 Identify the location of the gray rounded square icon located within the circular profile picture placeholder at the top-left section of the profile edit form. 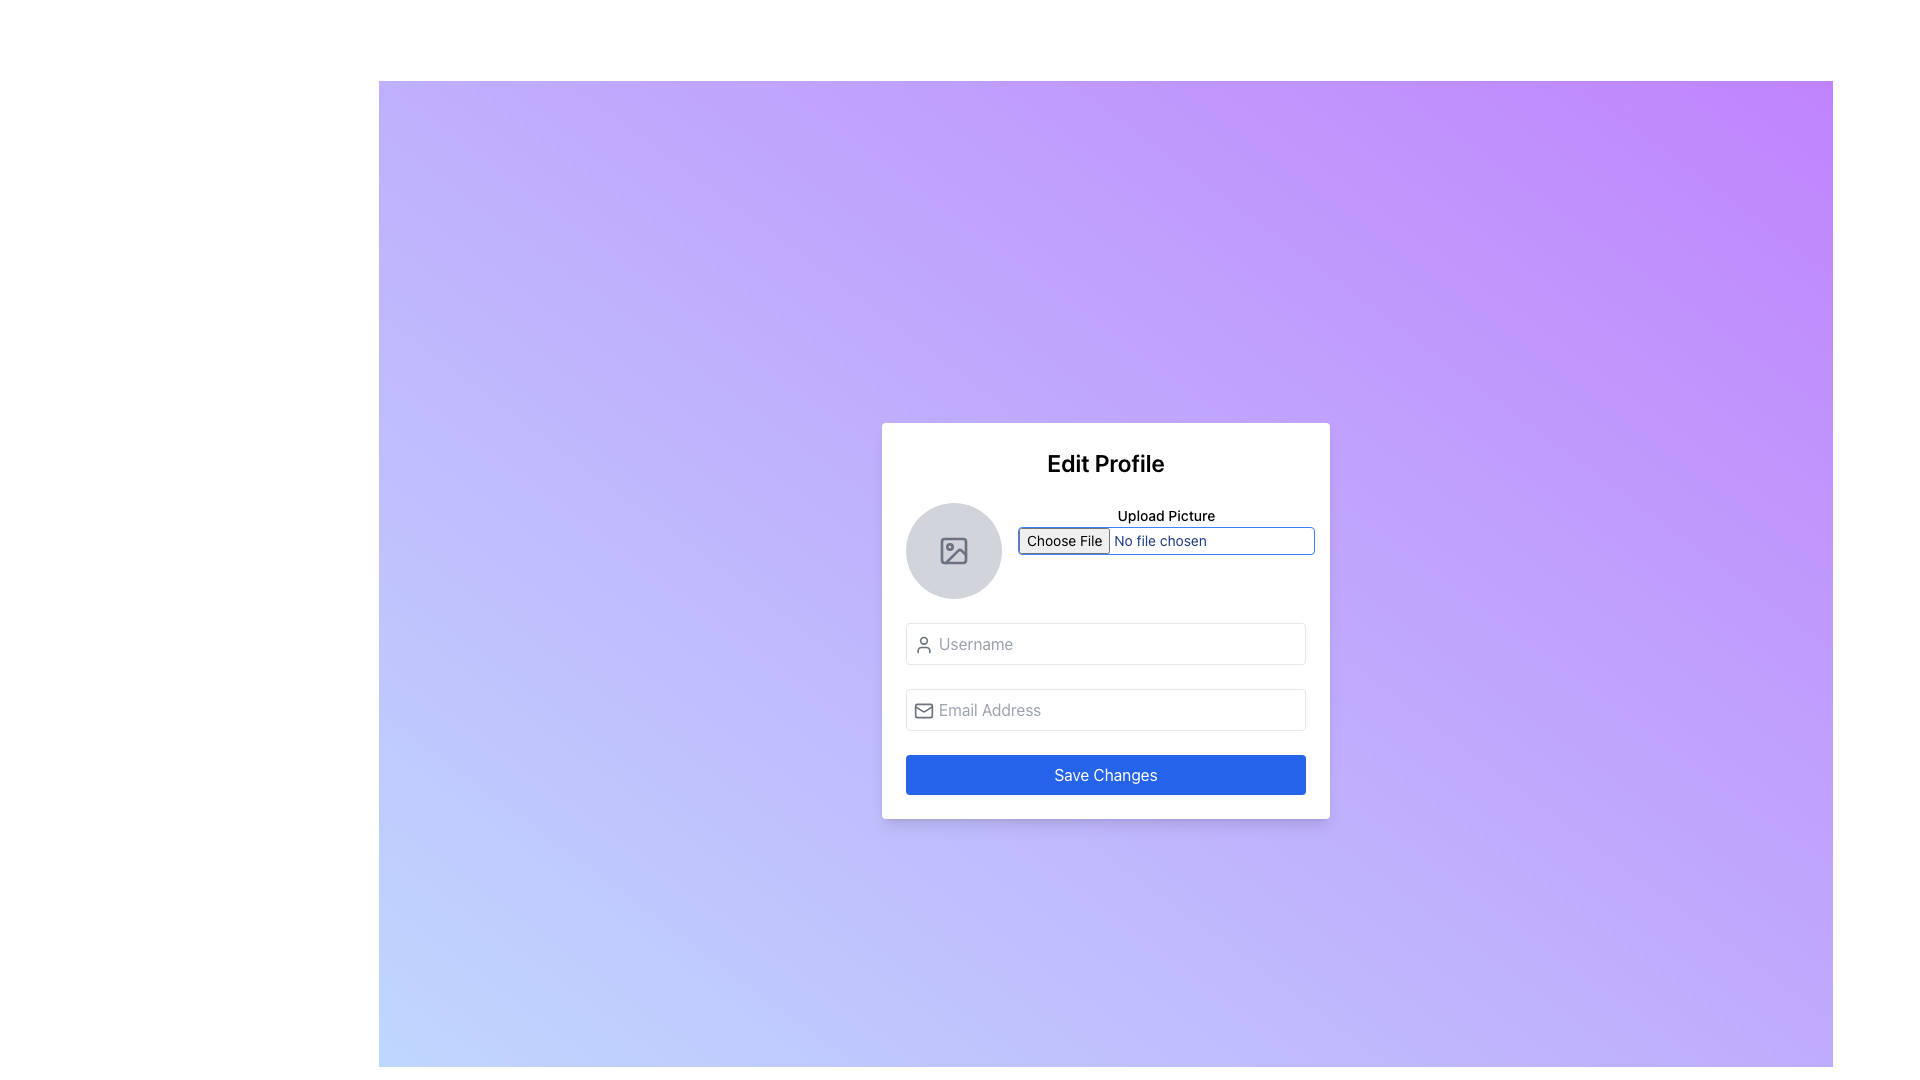
(953, 551).